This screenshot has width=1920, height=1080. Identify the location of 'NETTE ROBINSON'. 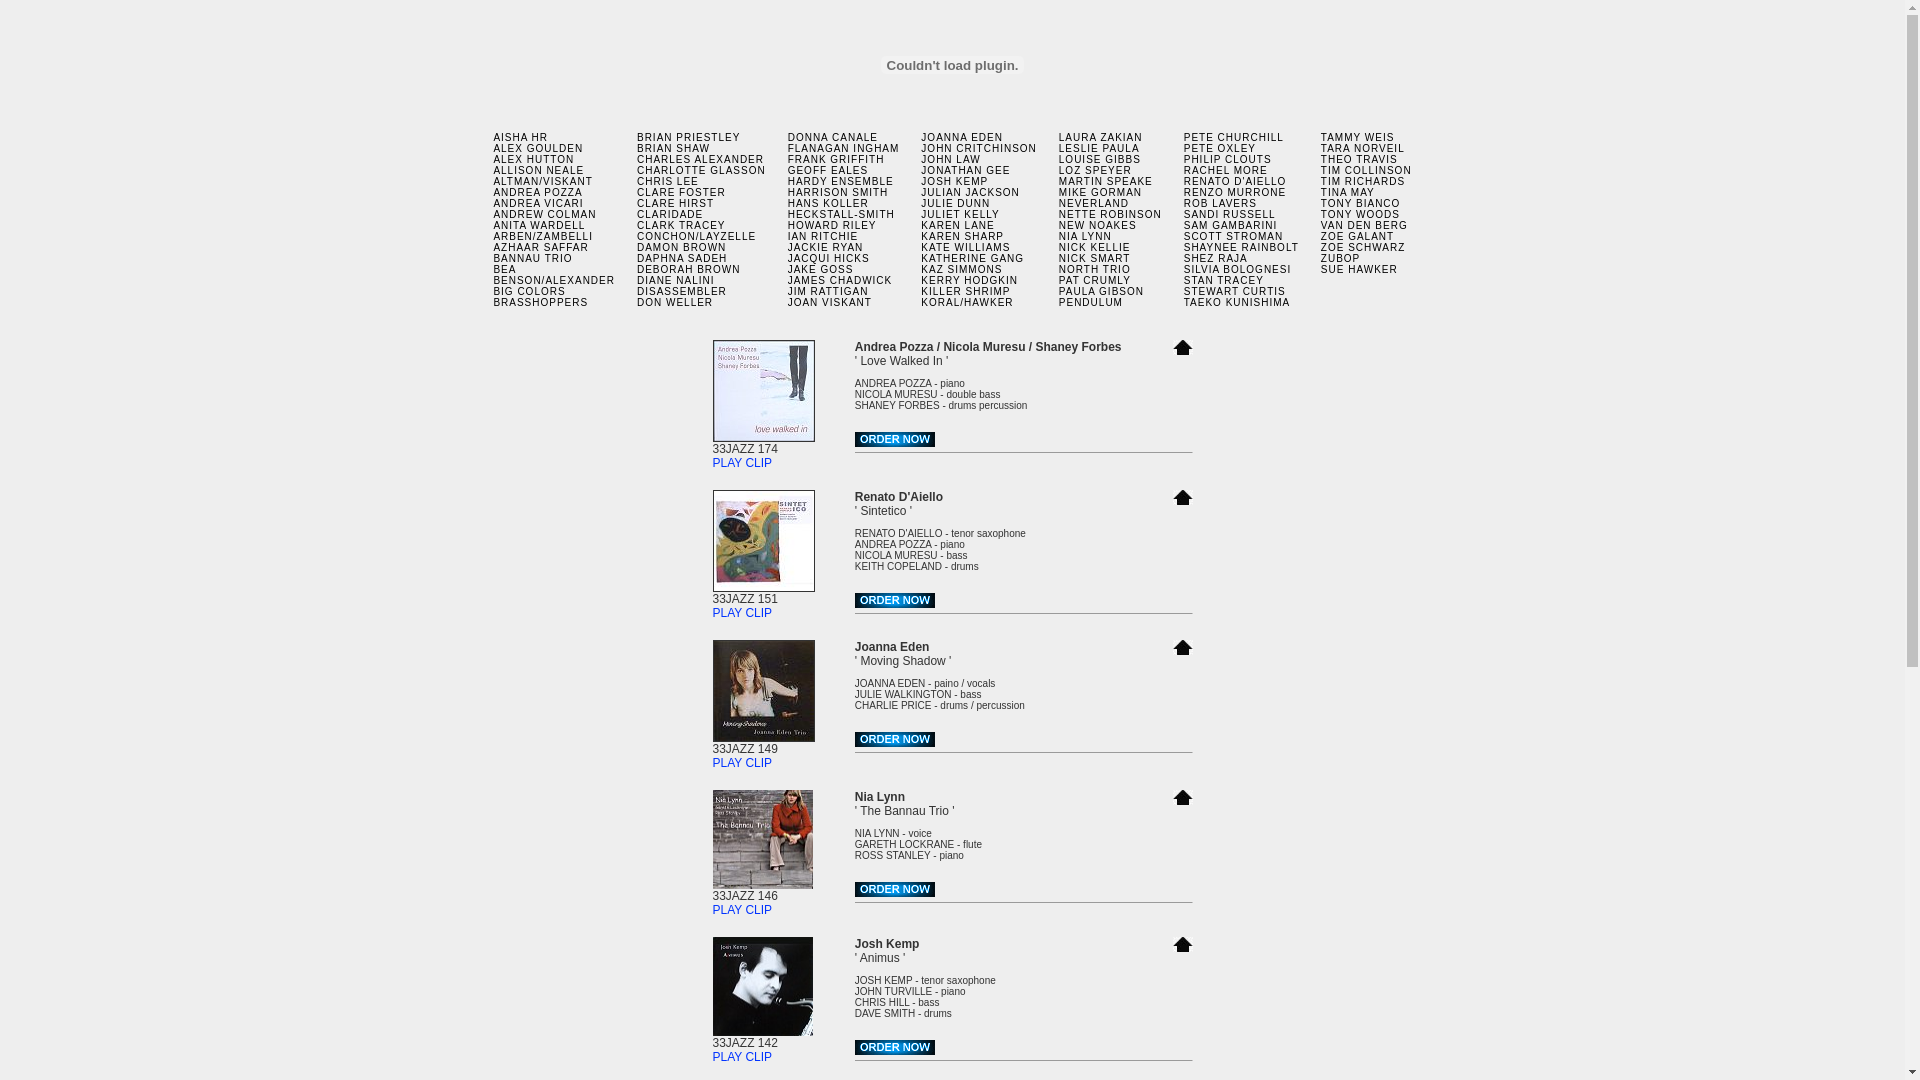
(1109, 214).